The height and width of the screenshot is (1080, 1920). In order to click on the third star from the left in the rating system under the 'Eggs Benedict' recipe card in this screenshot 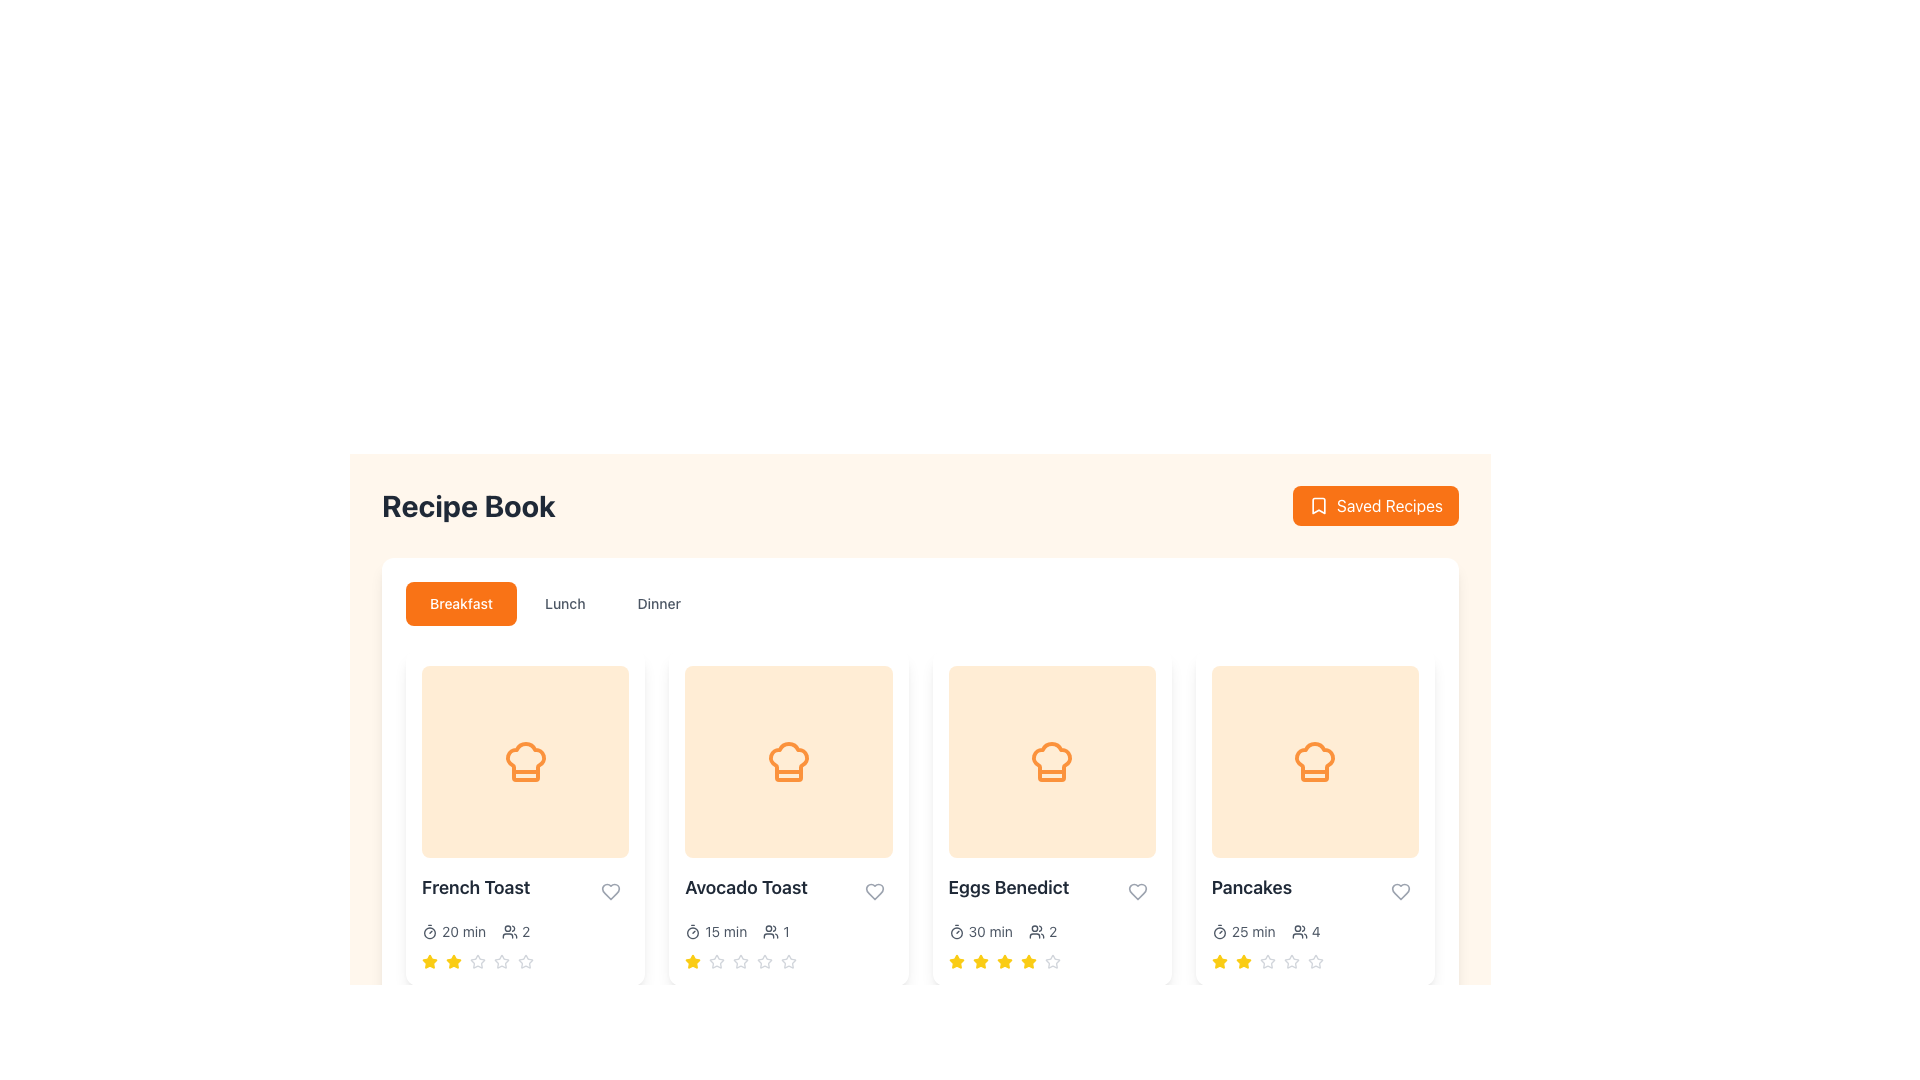, I will do `click(1028, 960)`.